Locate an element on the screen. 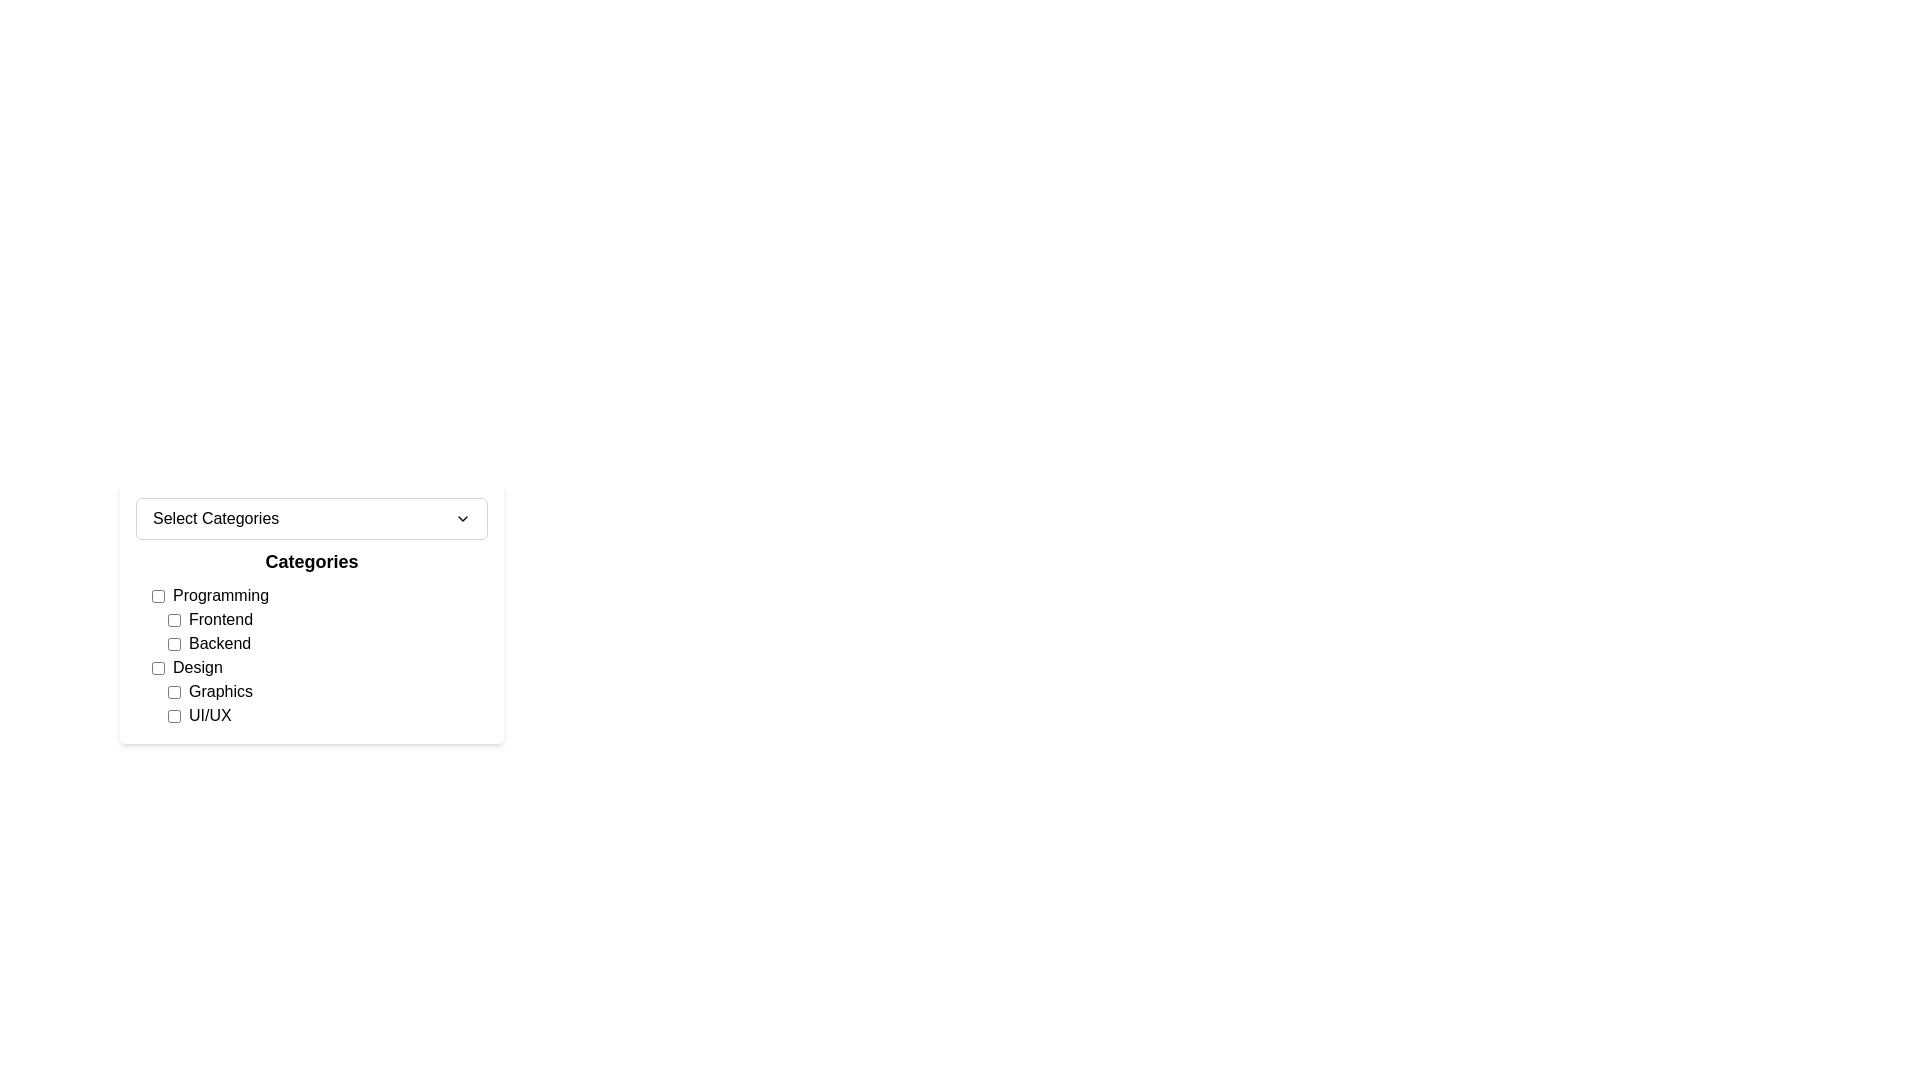 The image size is (1920, 1080). the checkbox for the 'UI/UX' category option within the 'Categories' dropdown menu is located at coordinates (174, 715).